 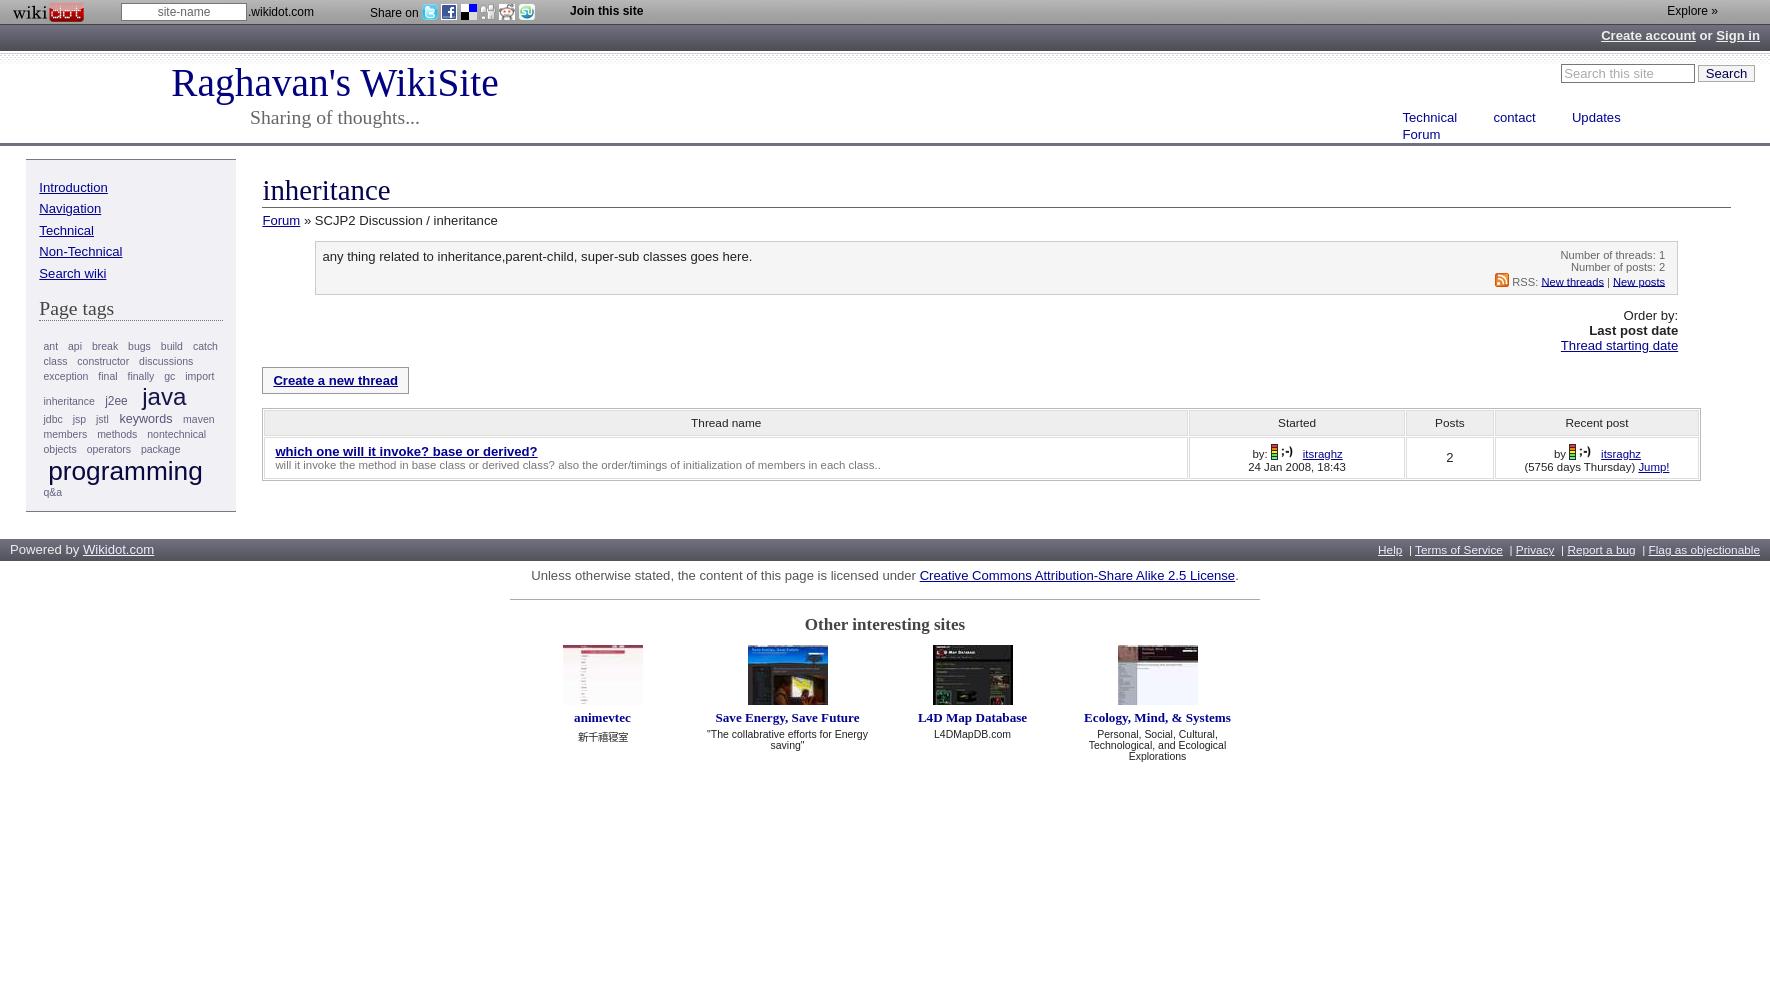 I want to click on '(5756 days Thursday)', so click(x=1522, y=465).